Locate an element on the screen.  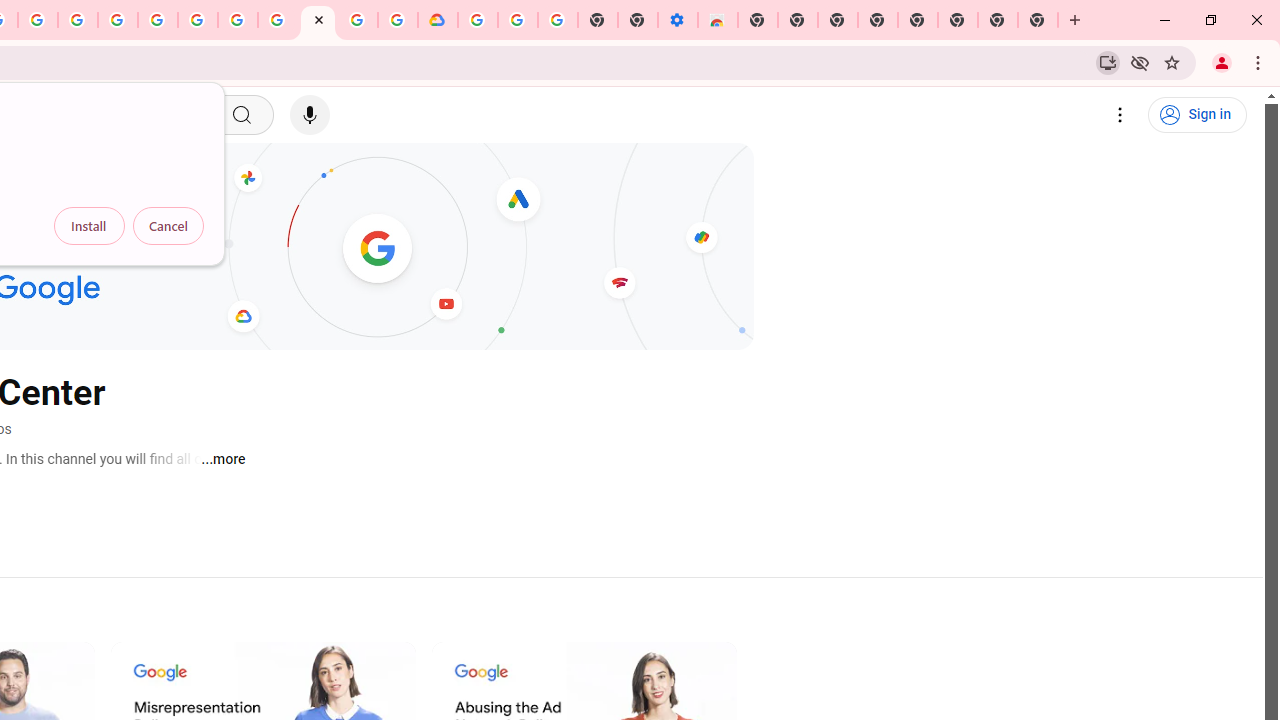
'Search' is located at coordinates (240, 115).